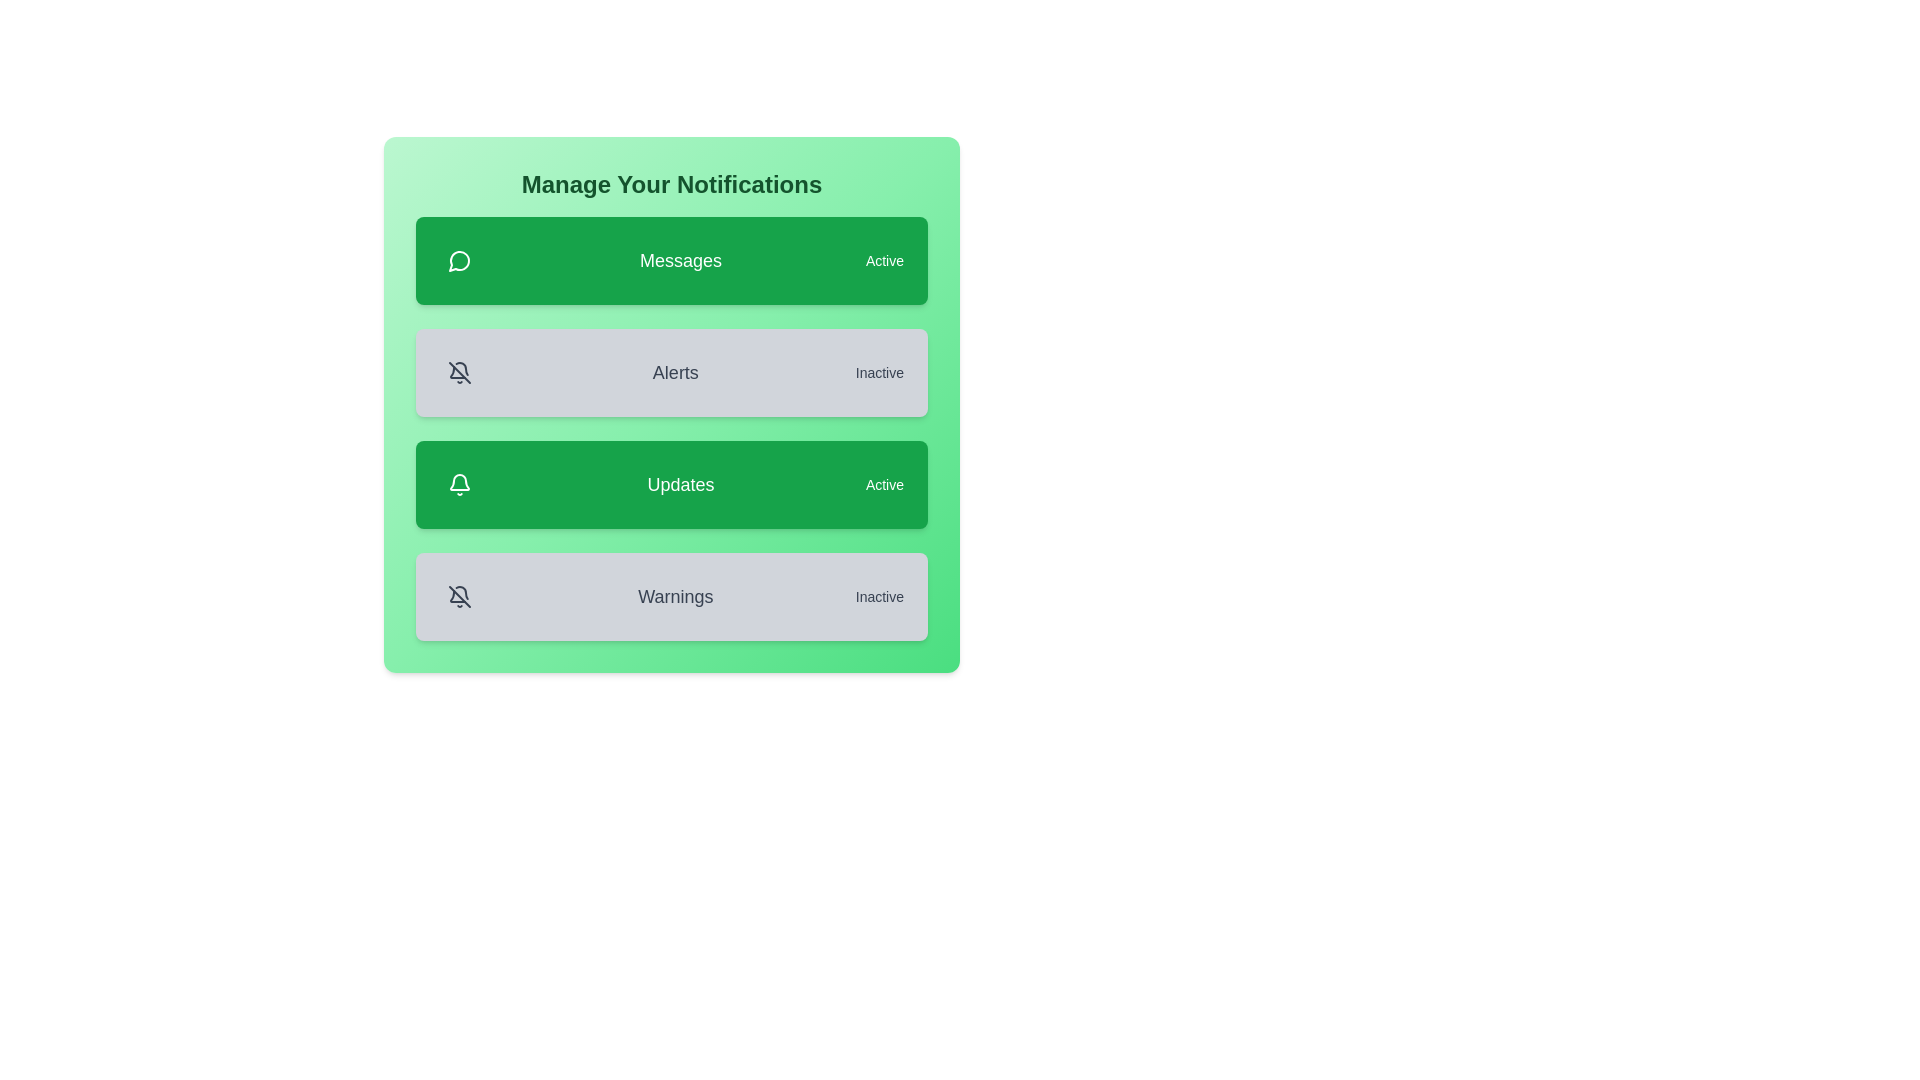  What do you see at coordinates (672, 373) in the screenshot?
I see `the notification card for Alerts` at bounding box center [672, 373].